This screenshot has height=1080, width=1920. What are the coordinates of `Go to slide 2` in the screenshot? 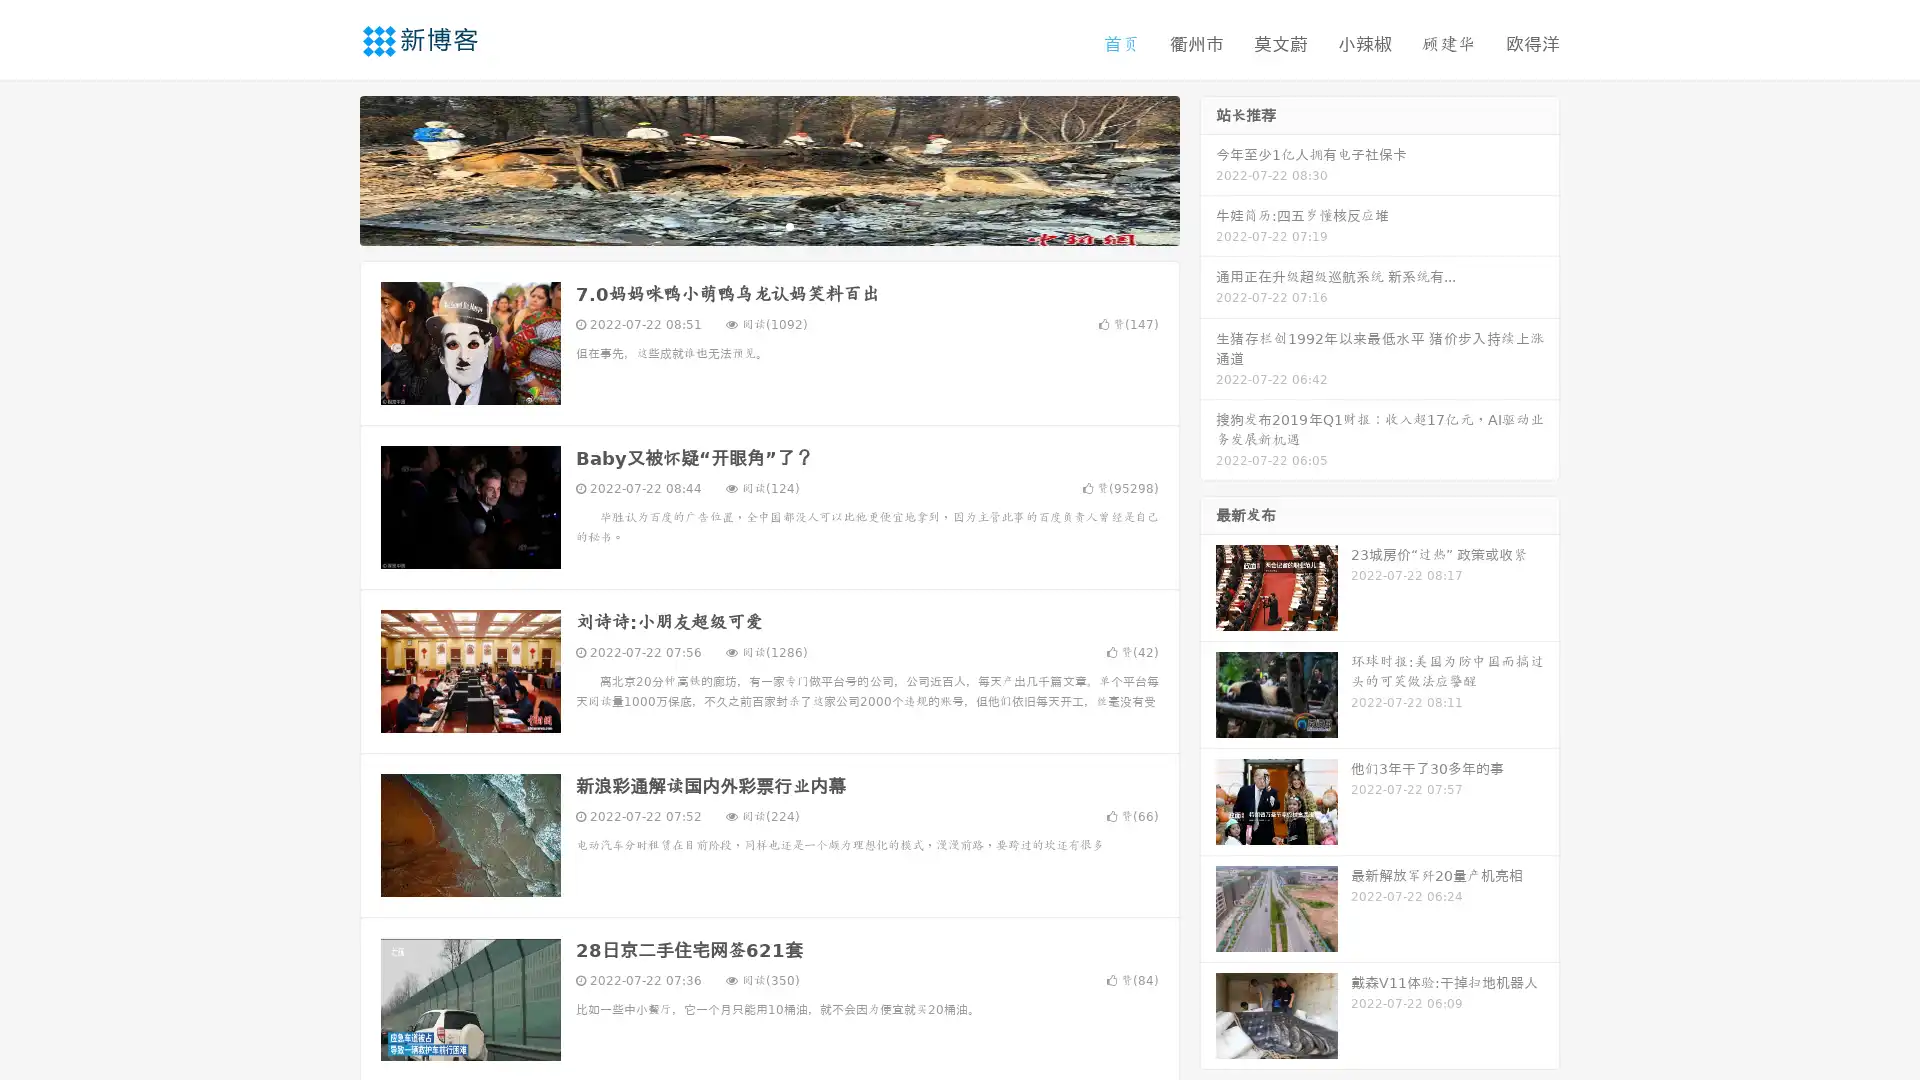 It's located at (768, 225).